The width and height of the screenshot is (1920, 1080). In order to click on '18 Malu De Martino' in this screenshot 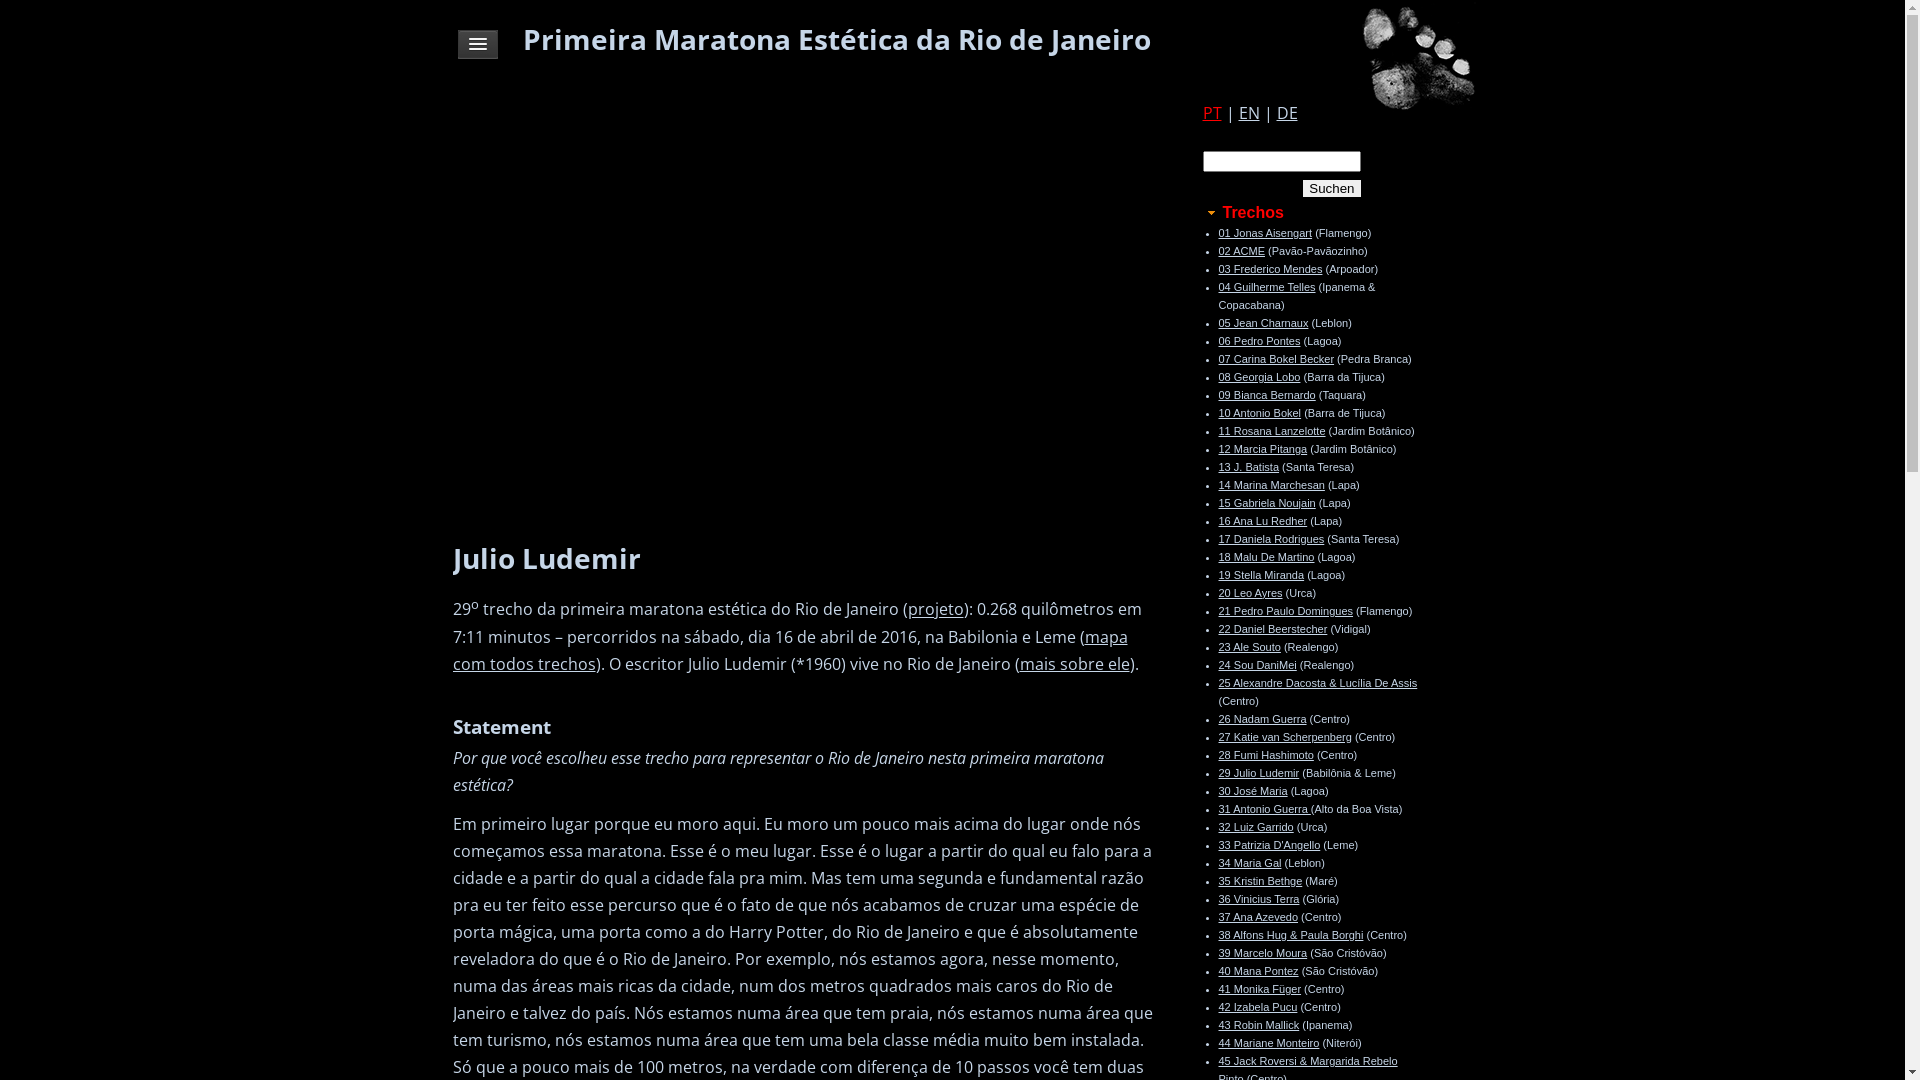, I will do `click(1265, 556)`.